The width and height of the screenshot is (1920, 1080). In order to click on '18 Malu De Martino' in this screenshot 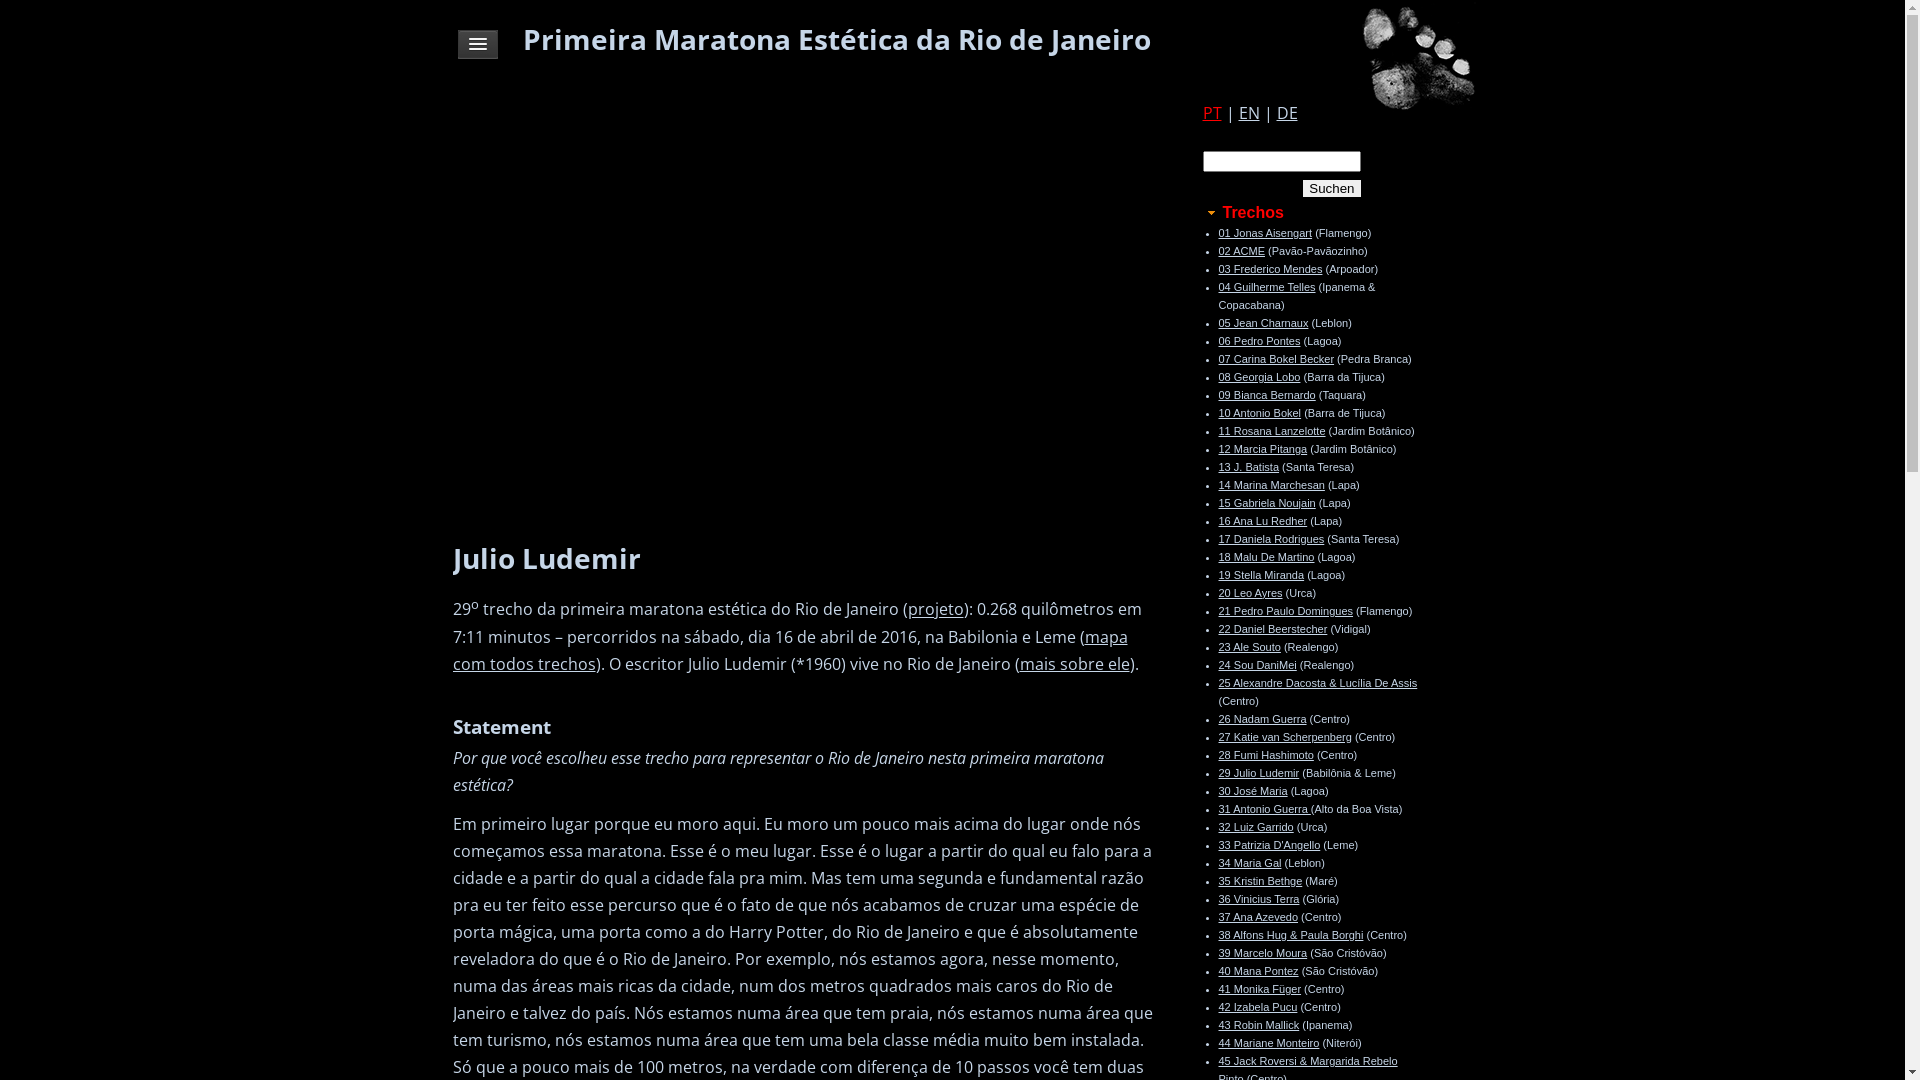, I will do `click(1265, 556)`.